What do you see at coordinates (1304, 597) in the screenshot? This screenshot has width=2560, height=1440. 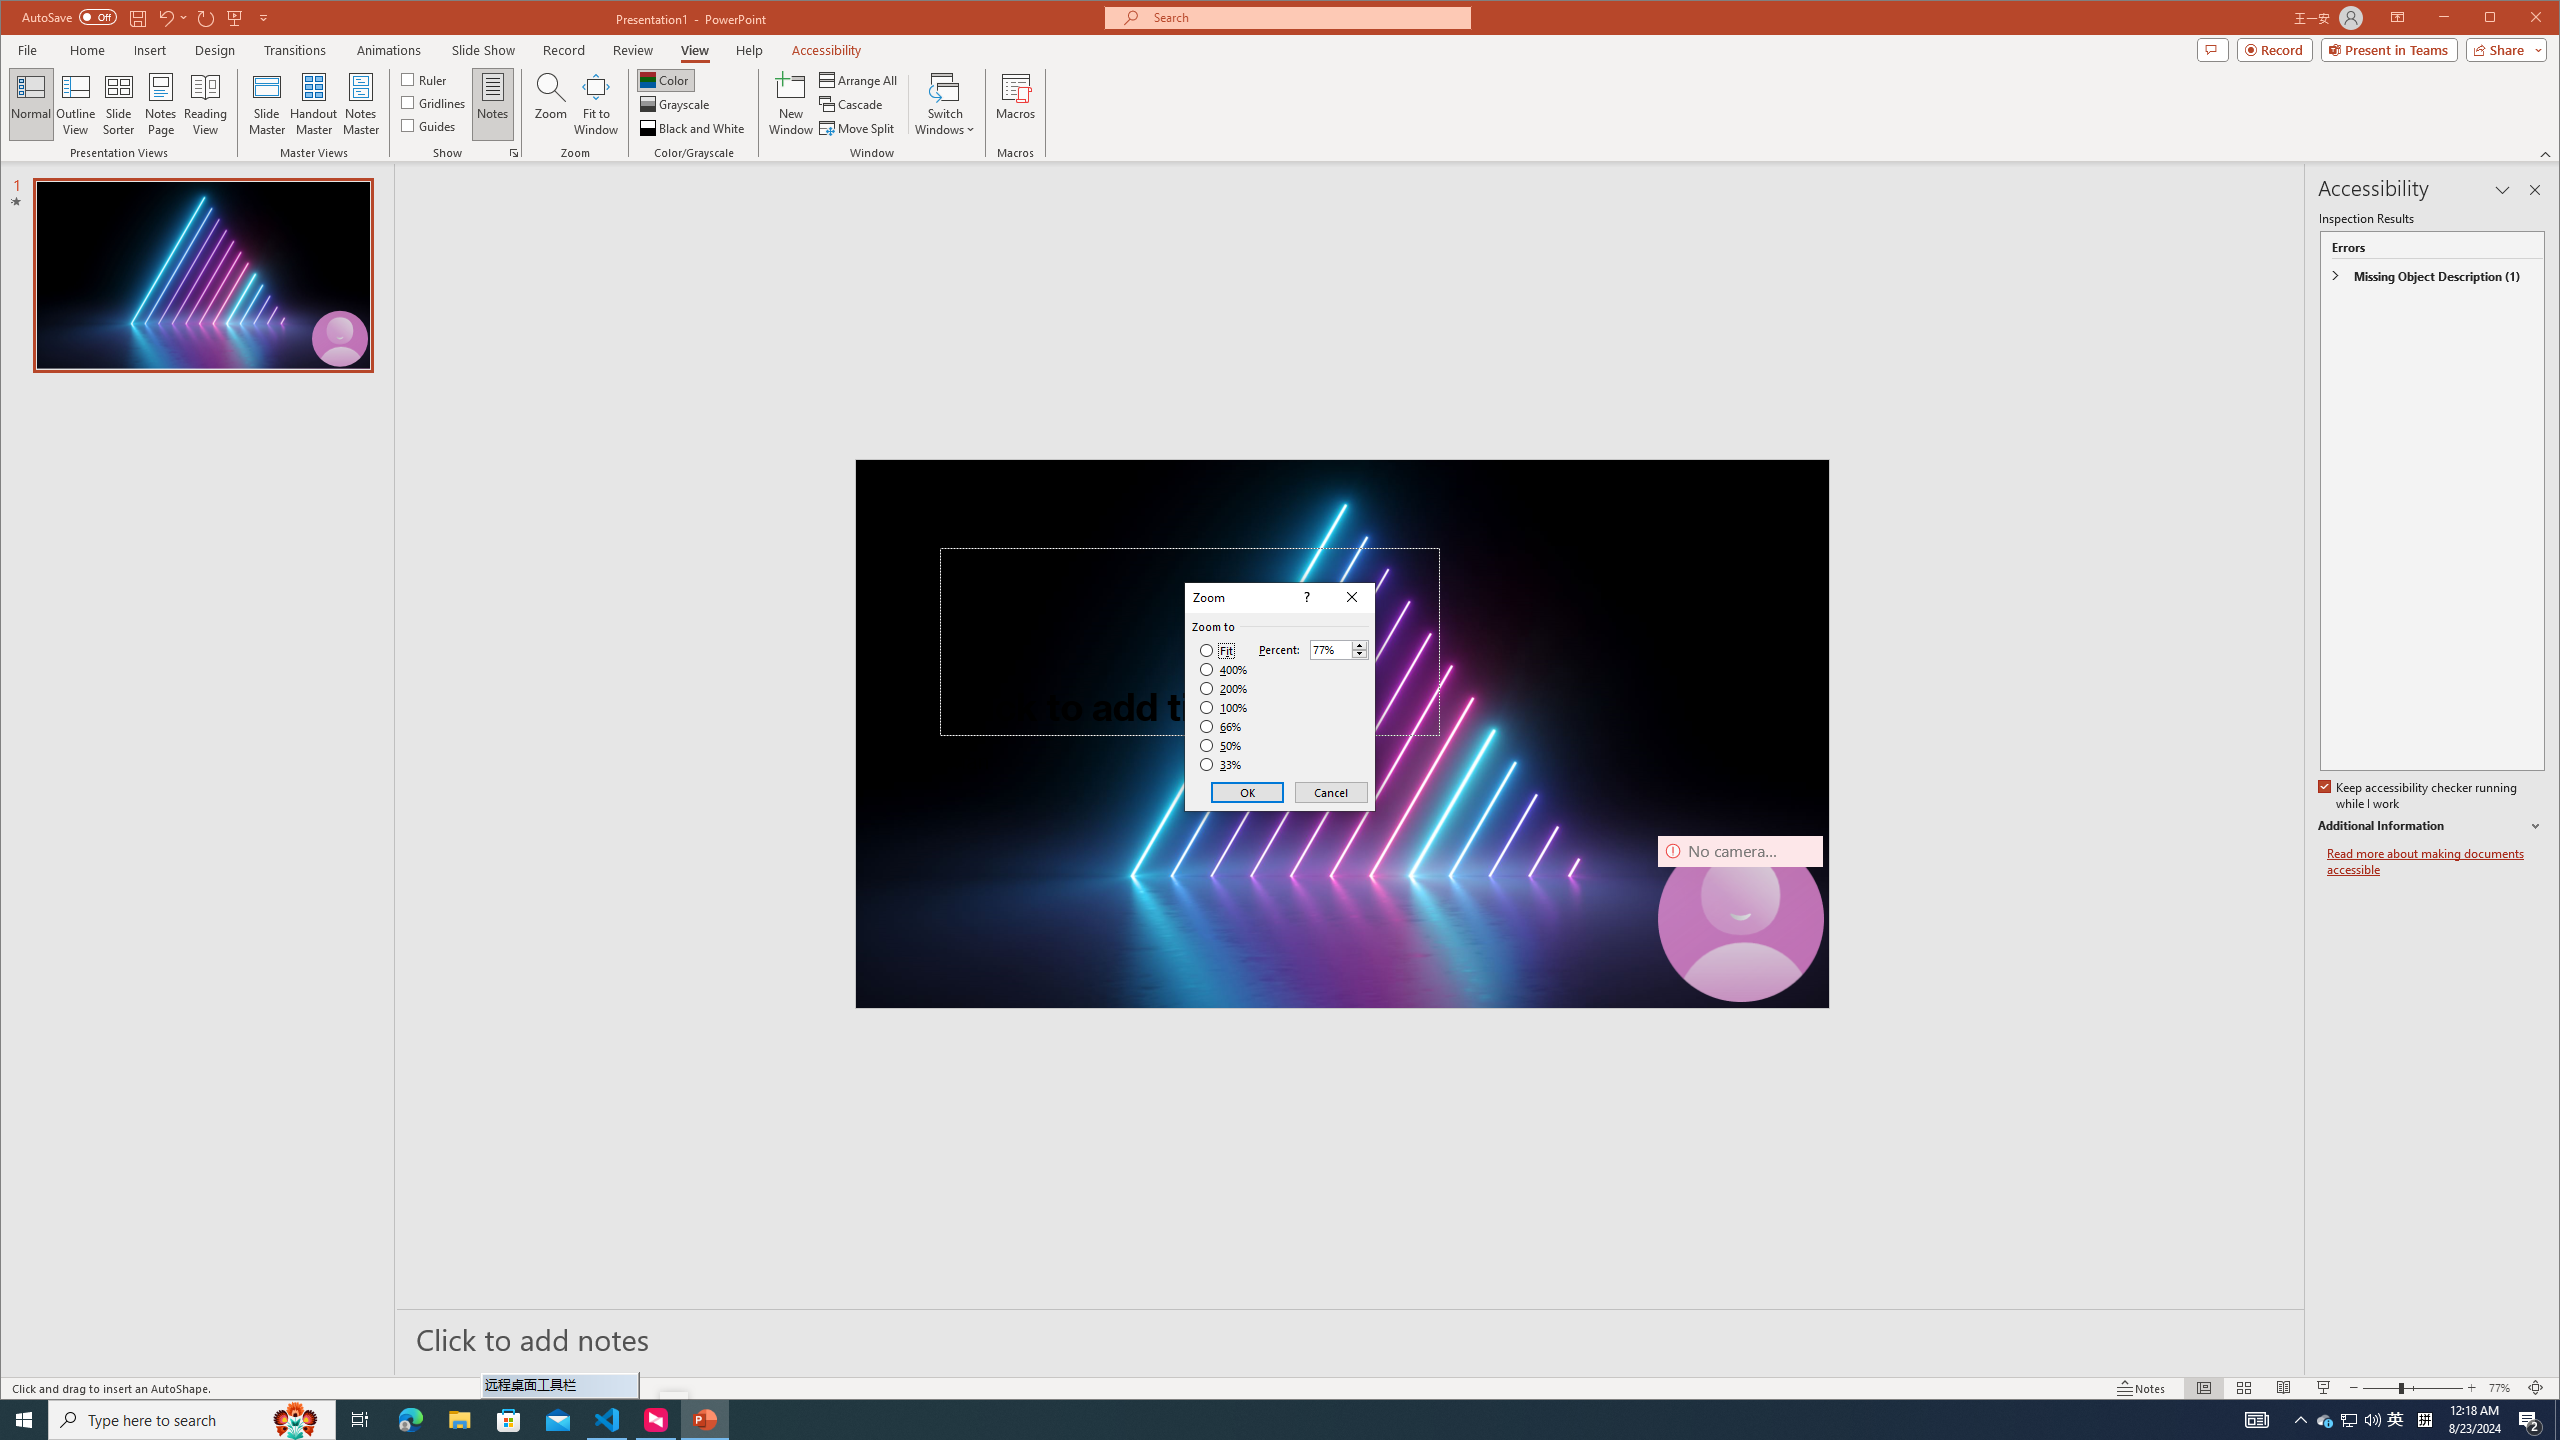 I see `'Context help'` at bounding box center [1304, 597].